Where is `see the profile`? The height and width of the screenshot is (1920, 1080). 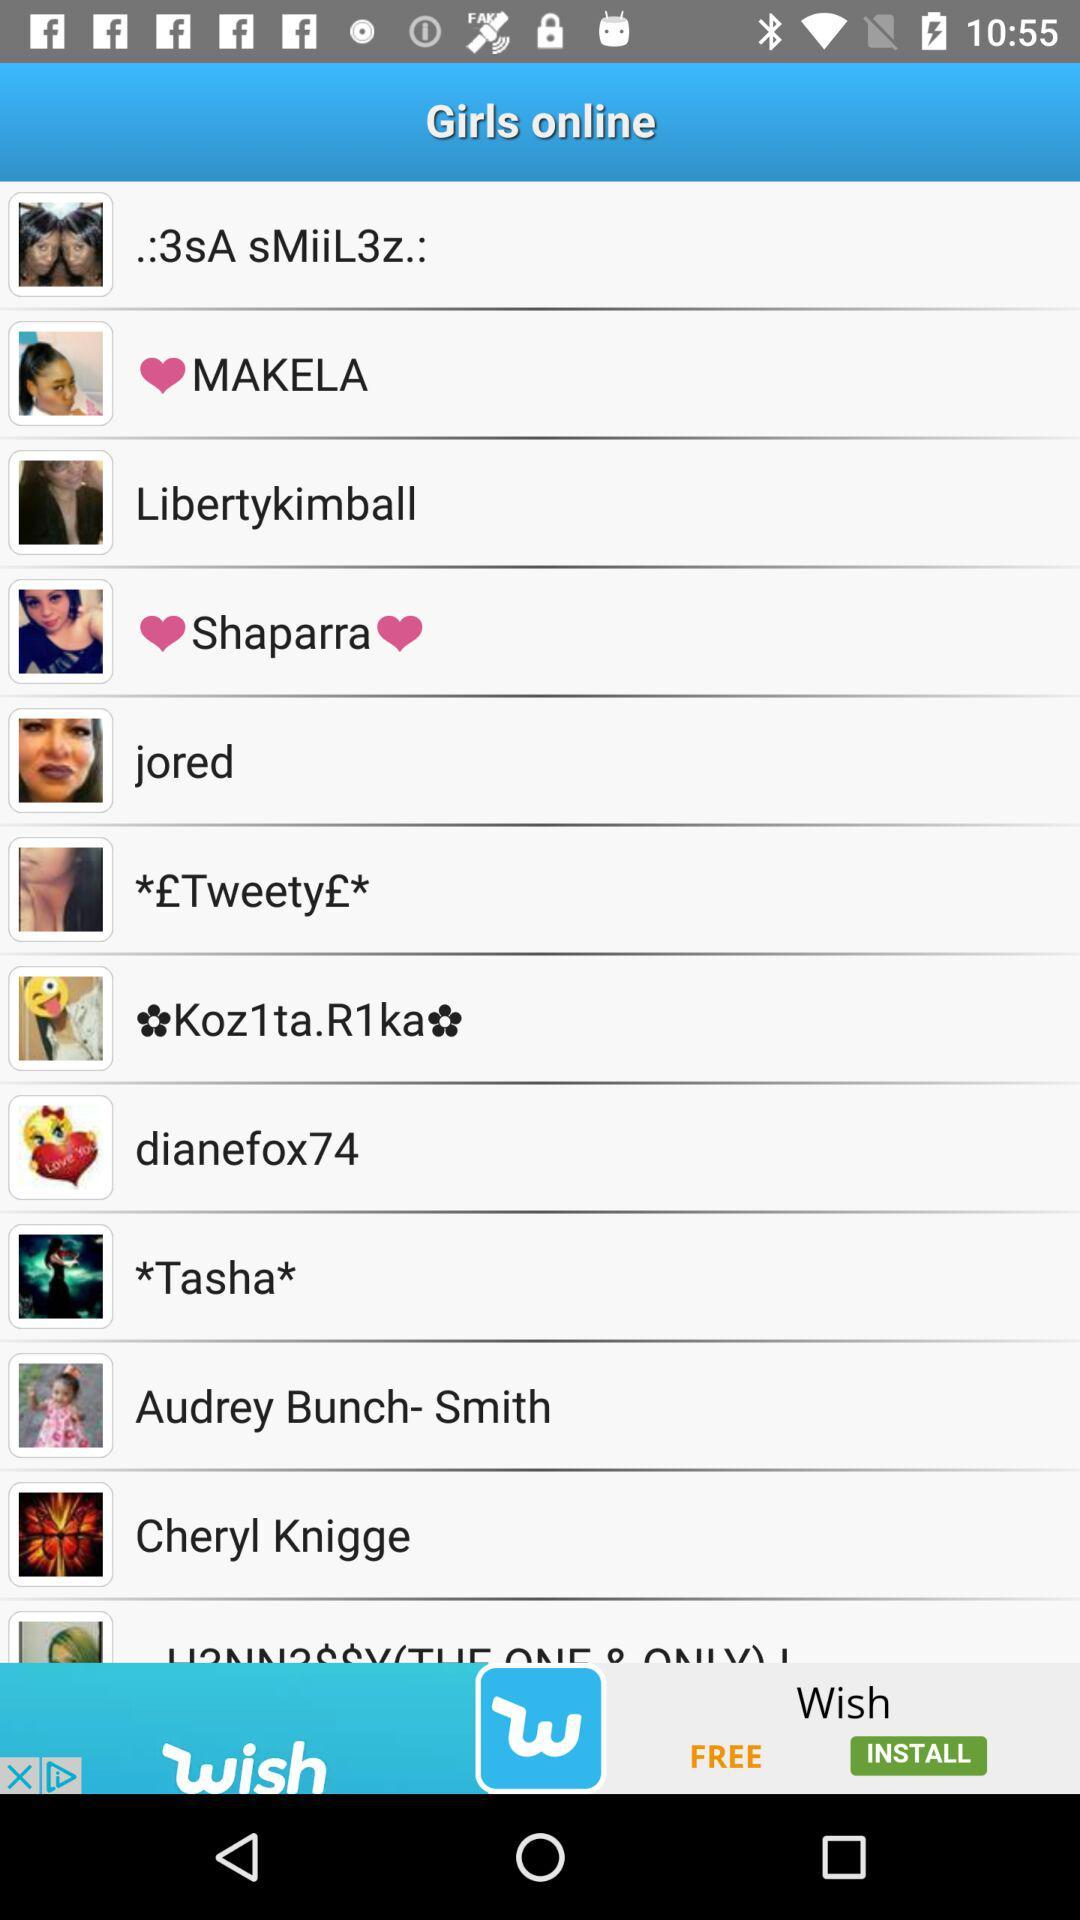
see the profile is located at coordinates (59, 1636).